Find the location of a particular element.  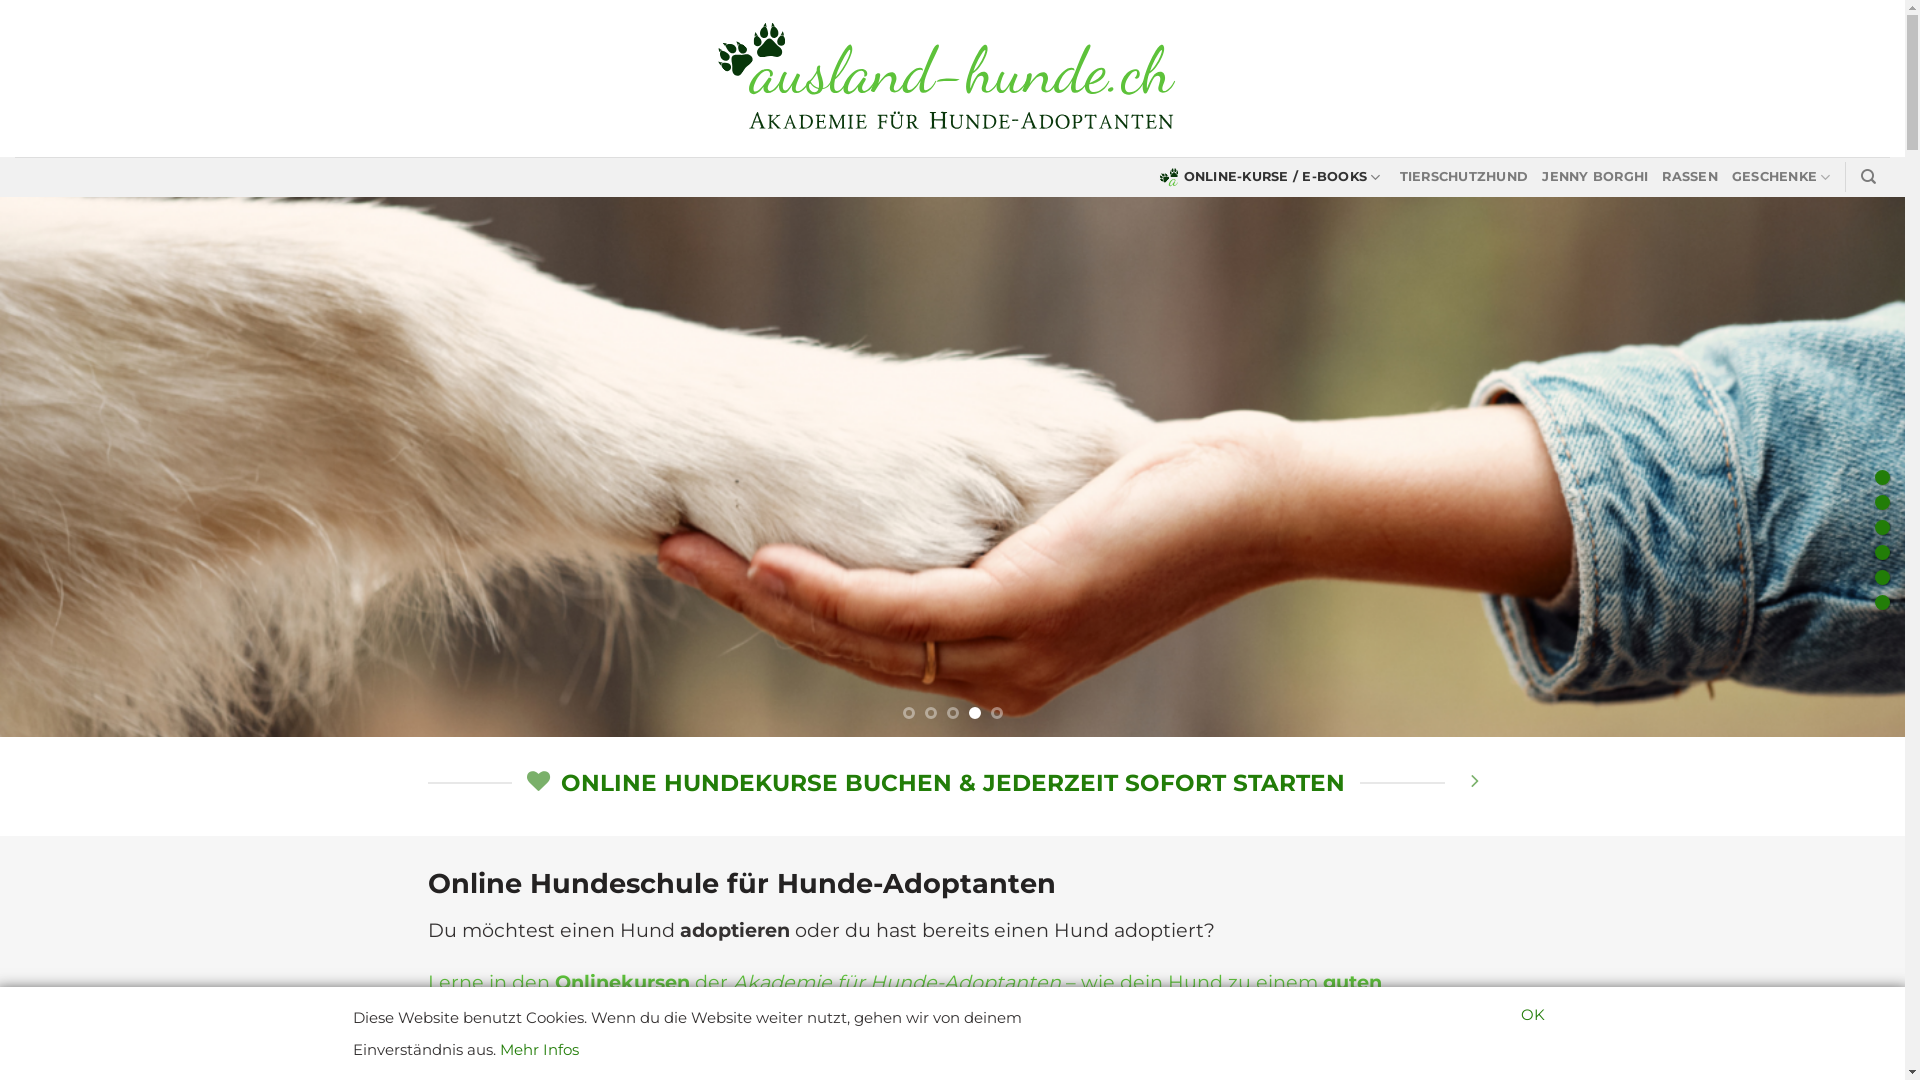

'ausland-hunde.ch - Die Ausland-Hund Akademie' is located at coordinates (950, 77).